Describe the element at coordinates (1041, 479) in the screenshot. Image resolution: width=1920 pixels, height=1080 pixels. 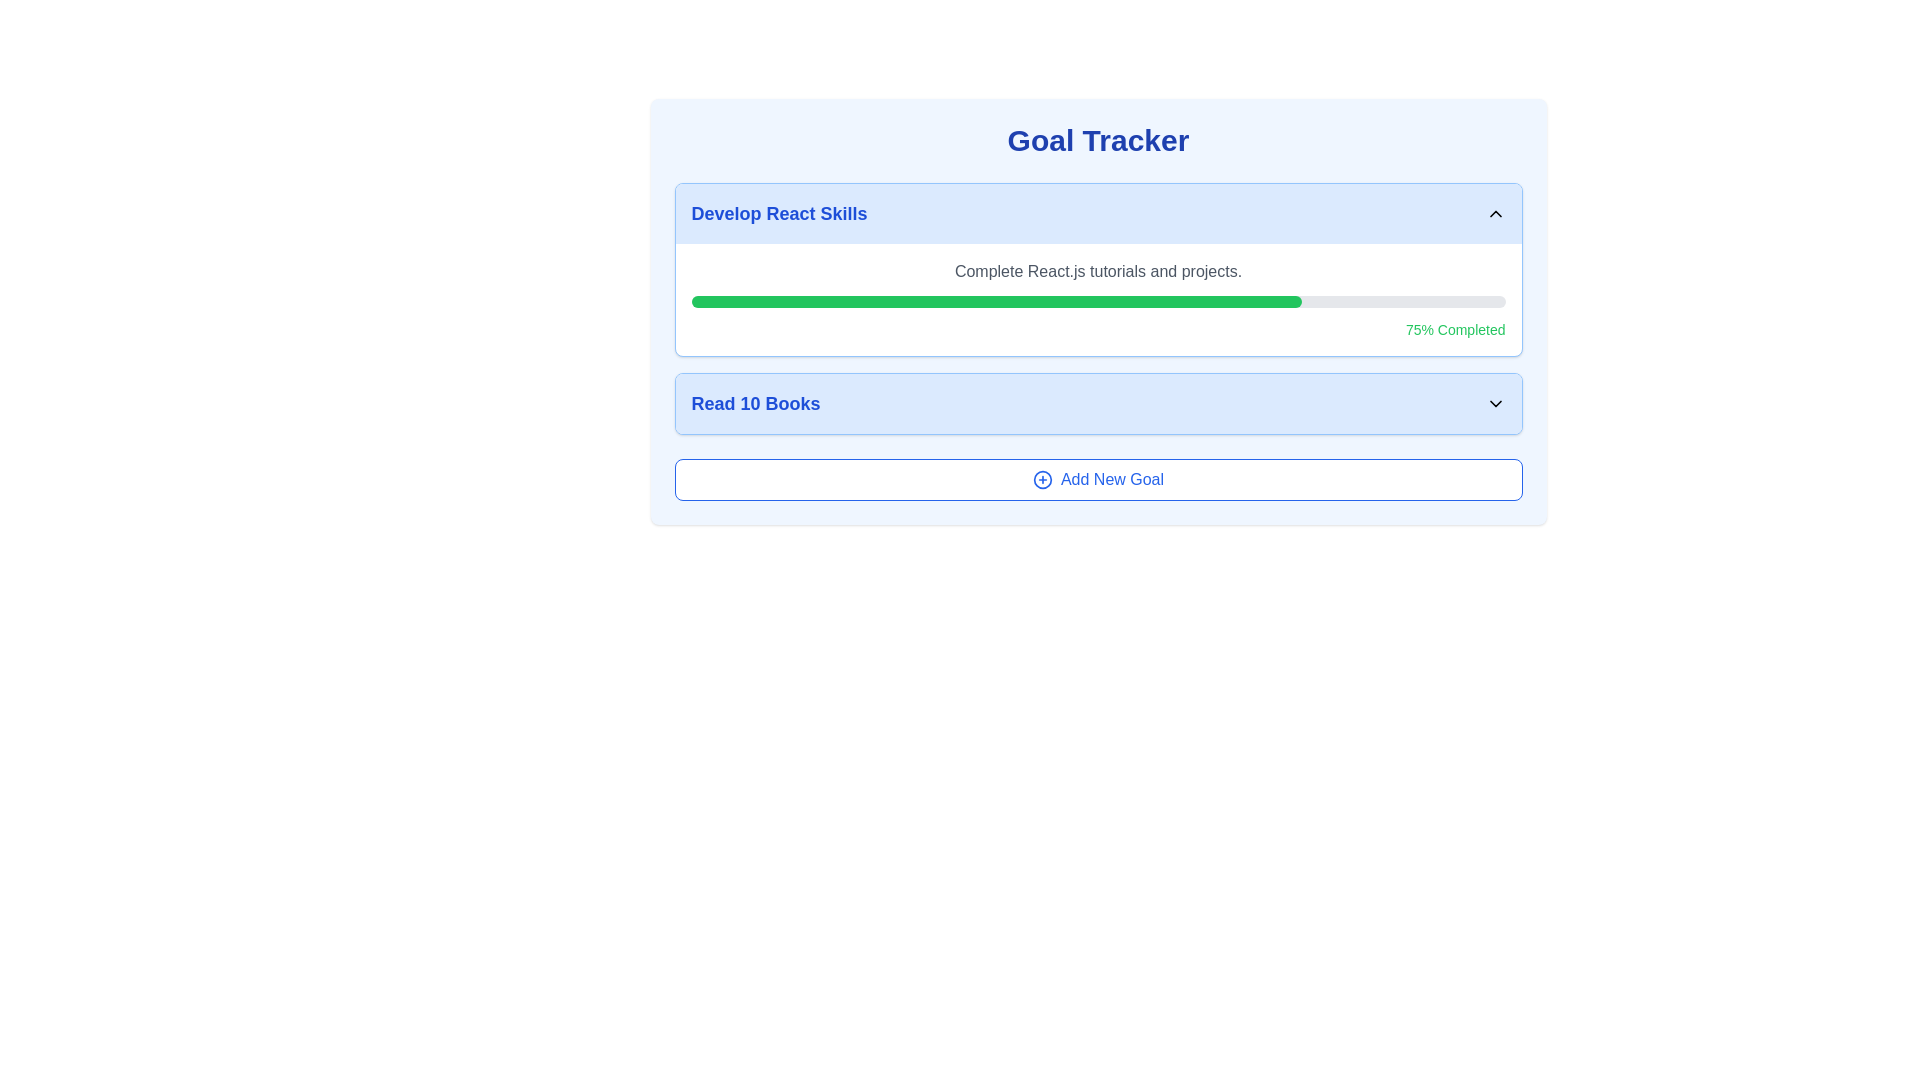
I see `the 'plus in a circle' SVG graphic element located inside the 'Add New Goal' button` at that location.